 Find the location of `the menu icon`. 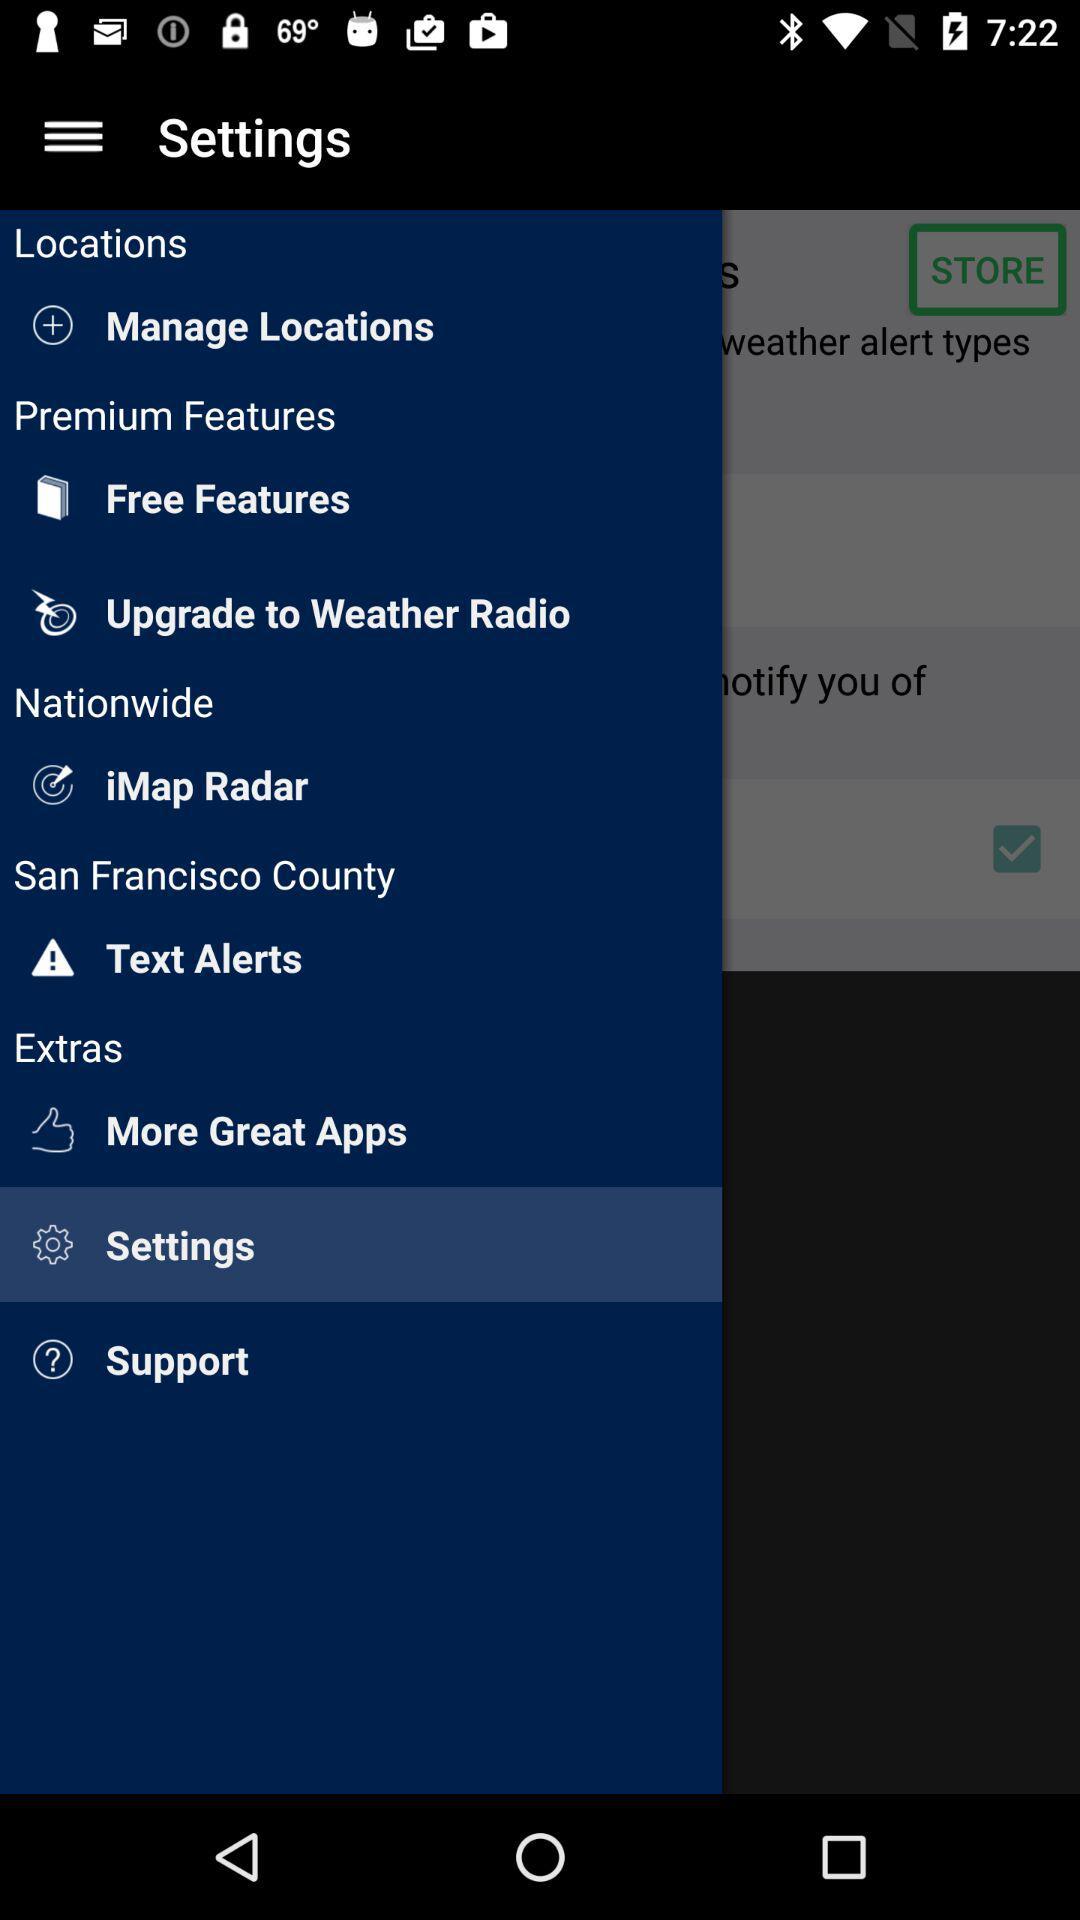

the menu icon is located at coordinates (72, 135).